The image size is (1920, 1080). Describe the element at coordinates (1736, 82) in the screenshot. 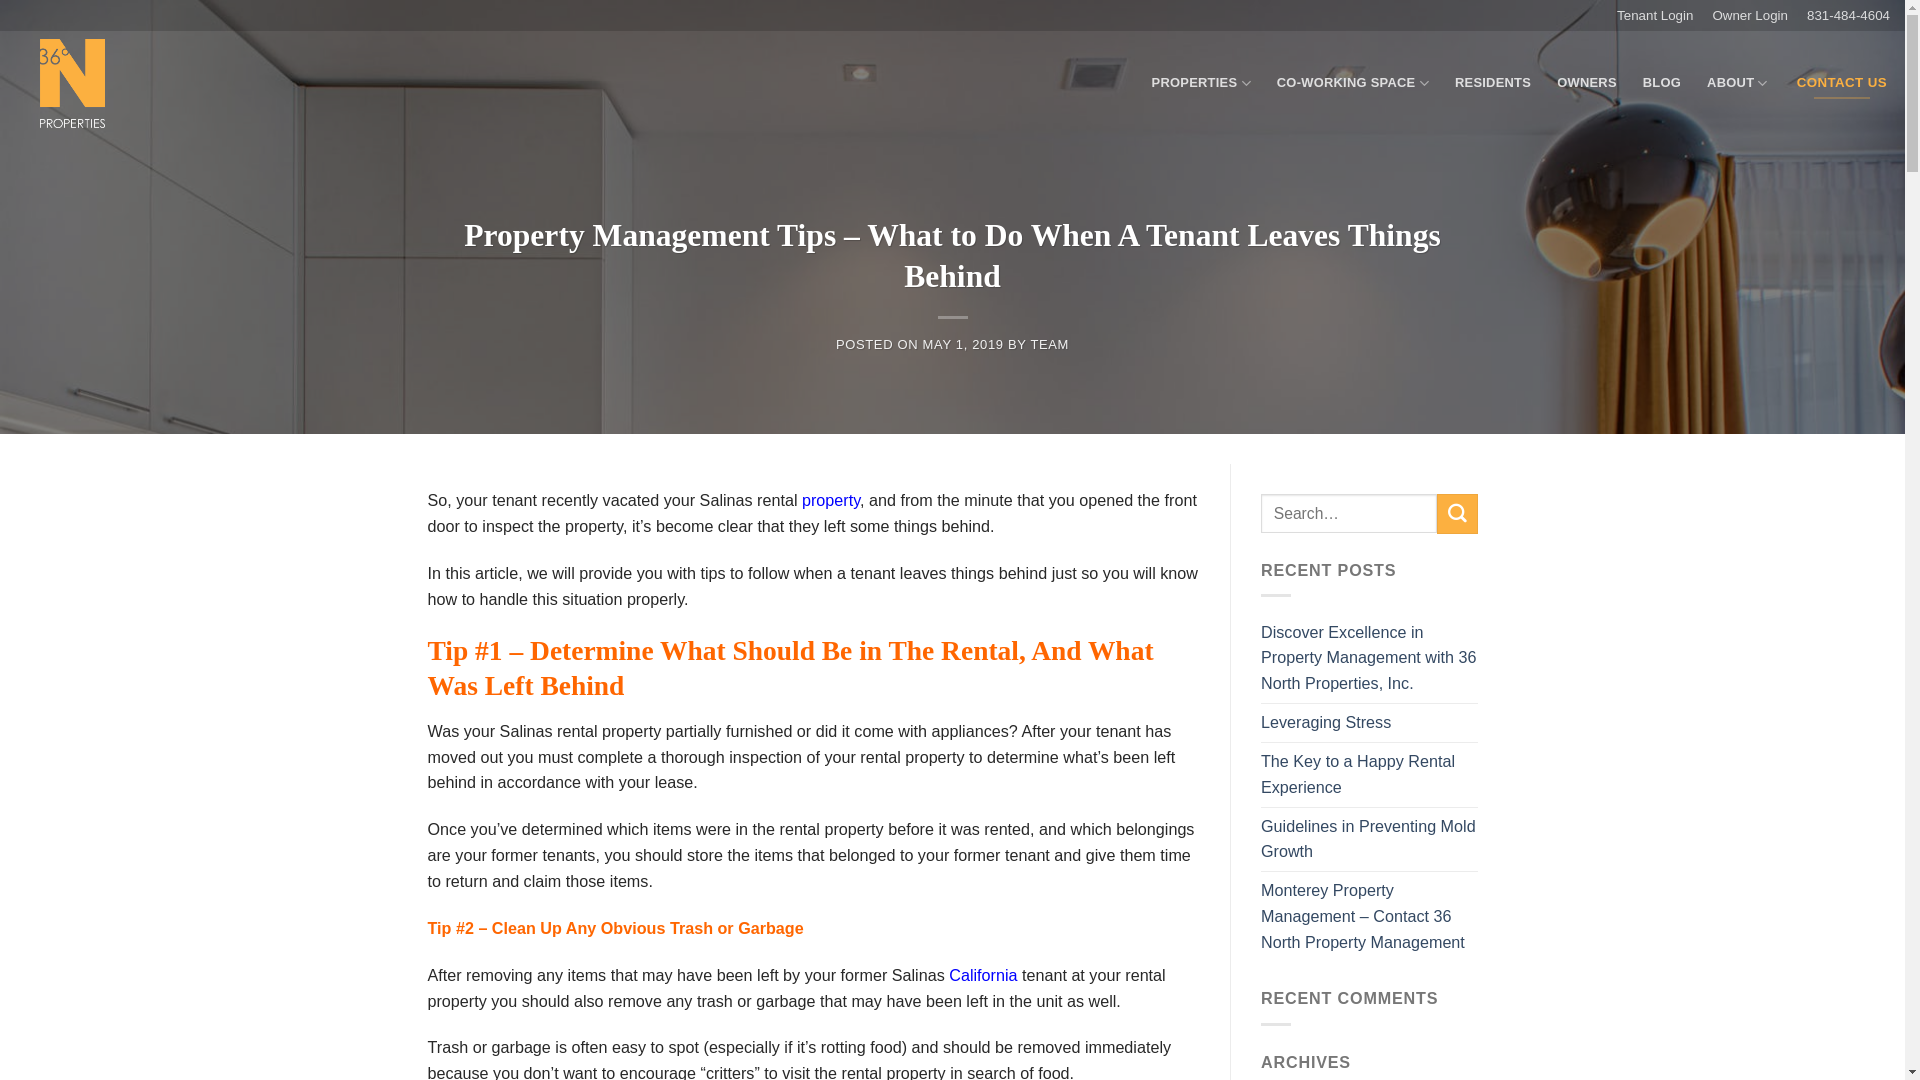

I see `'ABOUT'` at that location.